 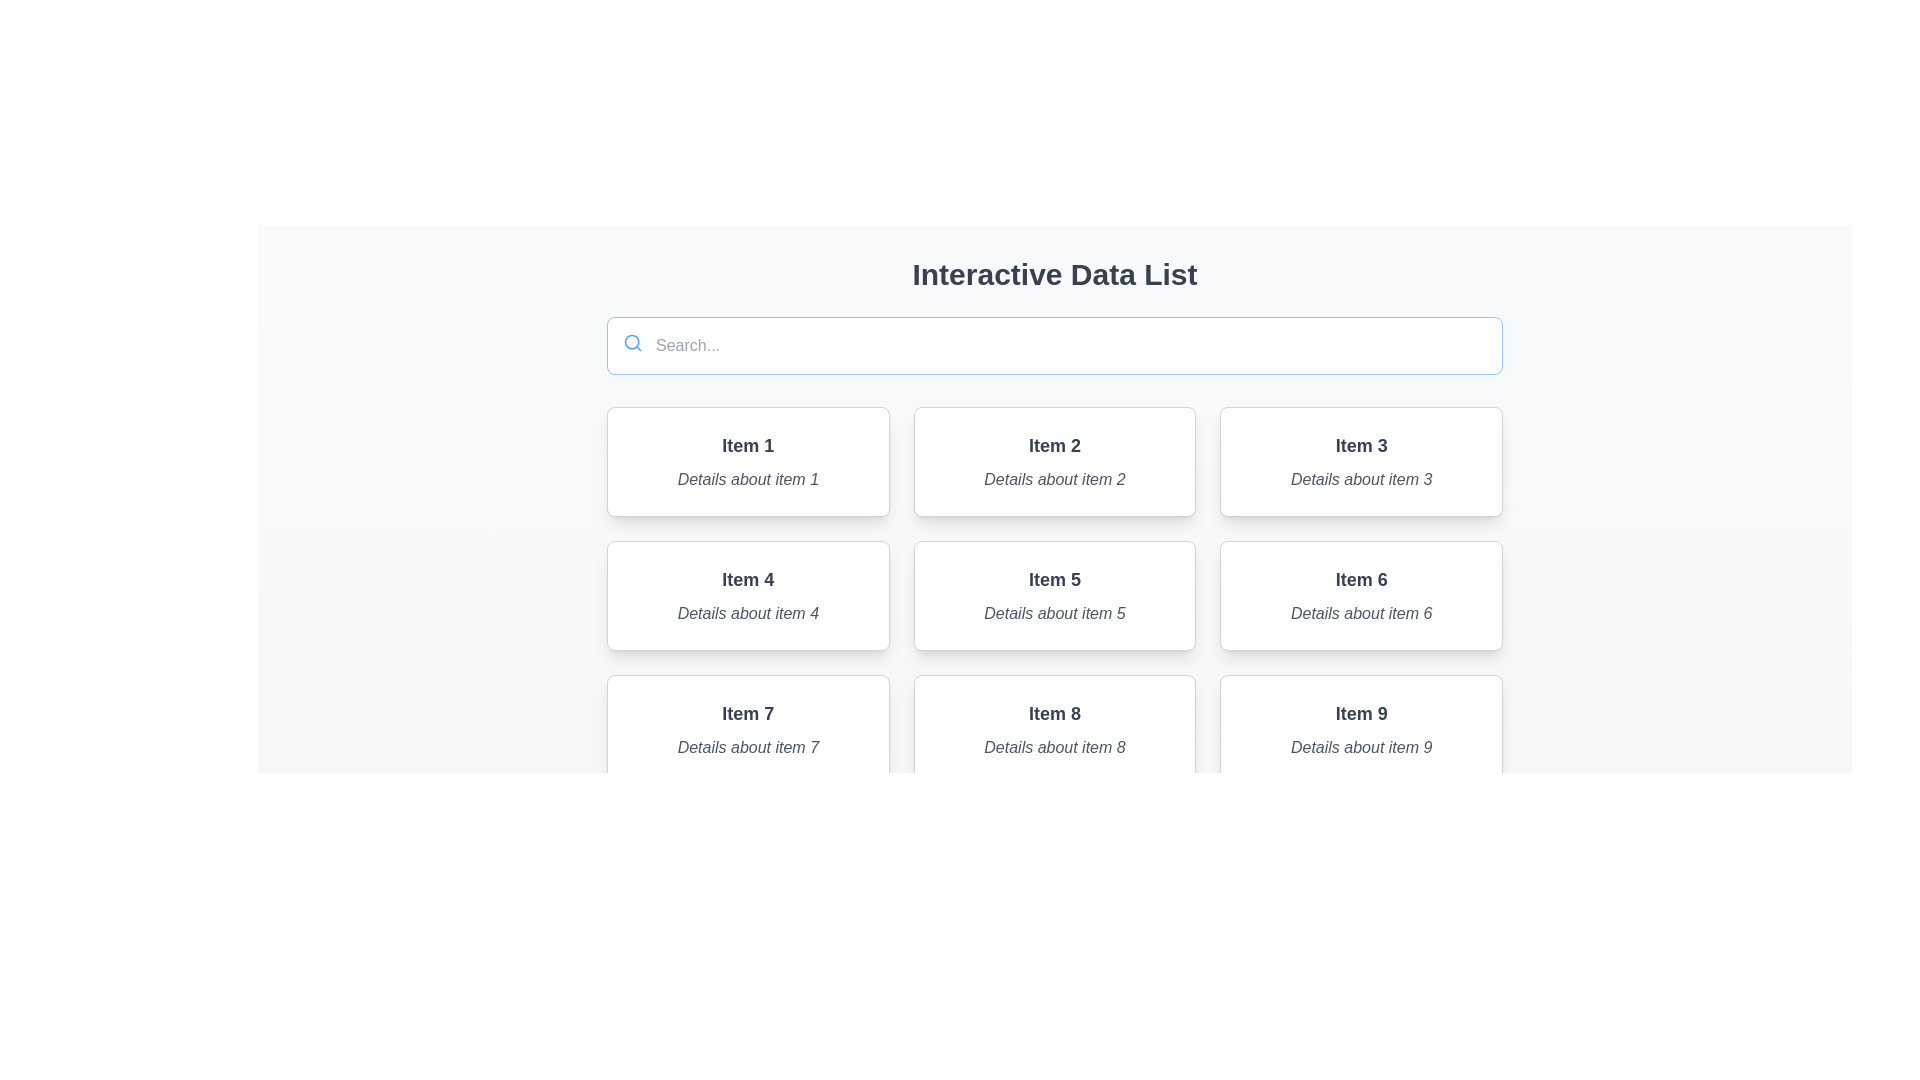 What do you see at coordinates (747, 612) in the screenshot?
I see `the static text displaying 'Details about item 4', which is styled in italic and light gray, located at the lower portion of the 'Item 4' card in the 3x3 grid layout` at bounding box center [747, 612].